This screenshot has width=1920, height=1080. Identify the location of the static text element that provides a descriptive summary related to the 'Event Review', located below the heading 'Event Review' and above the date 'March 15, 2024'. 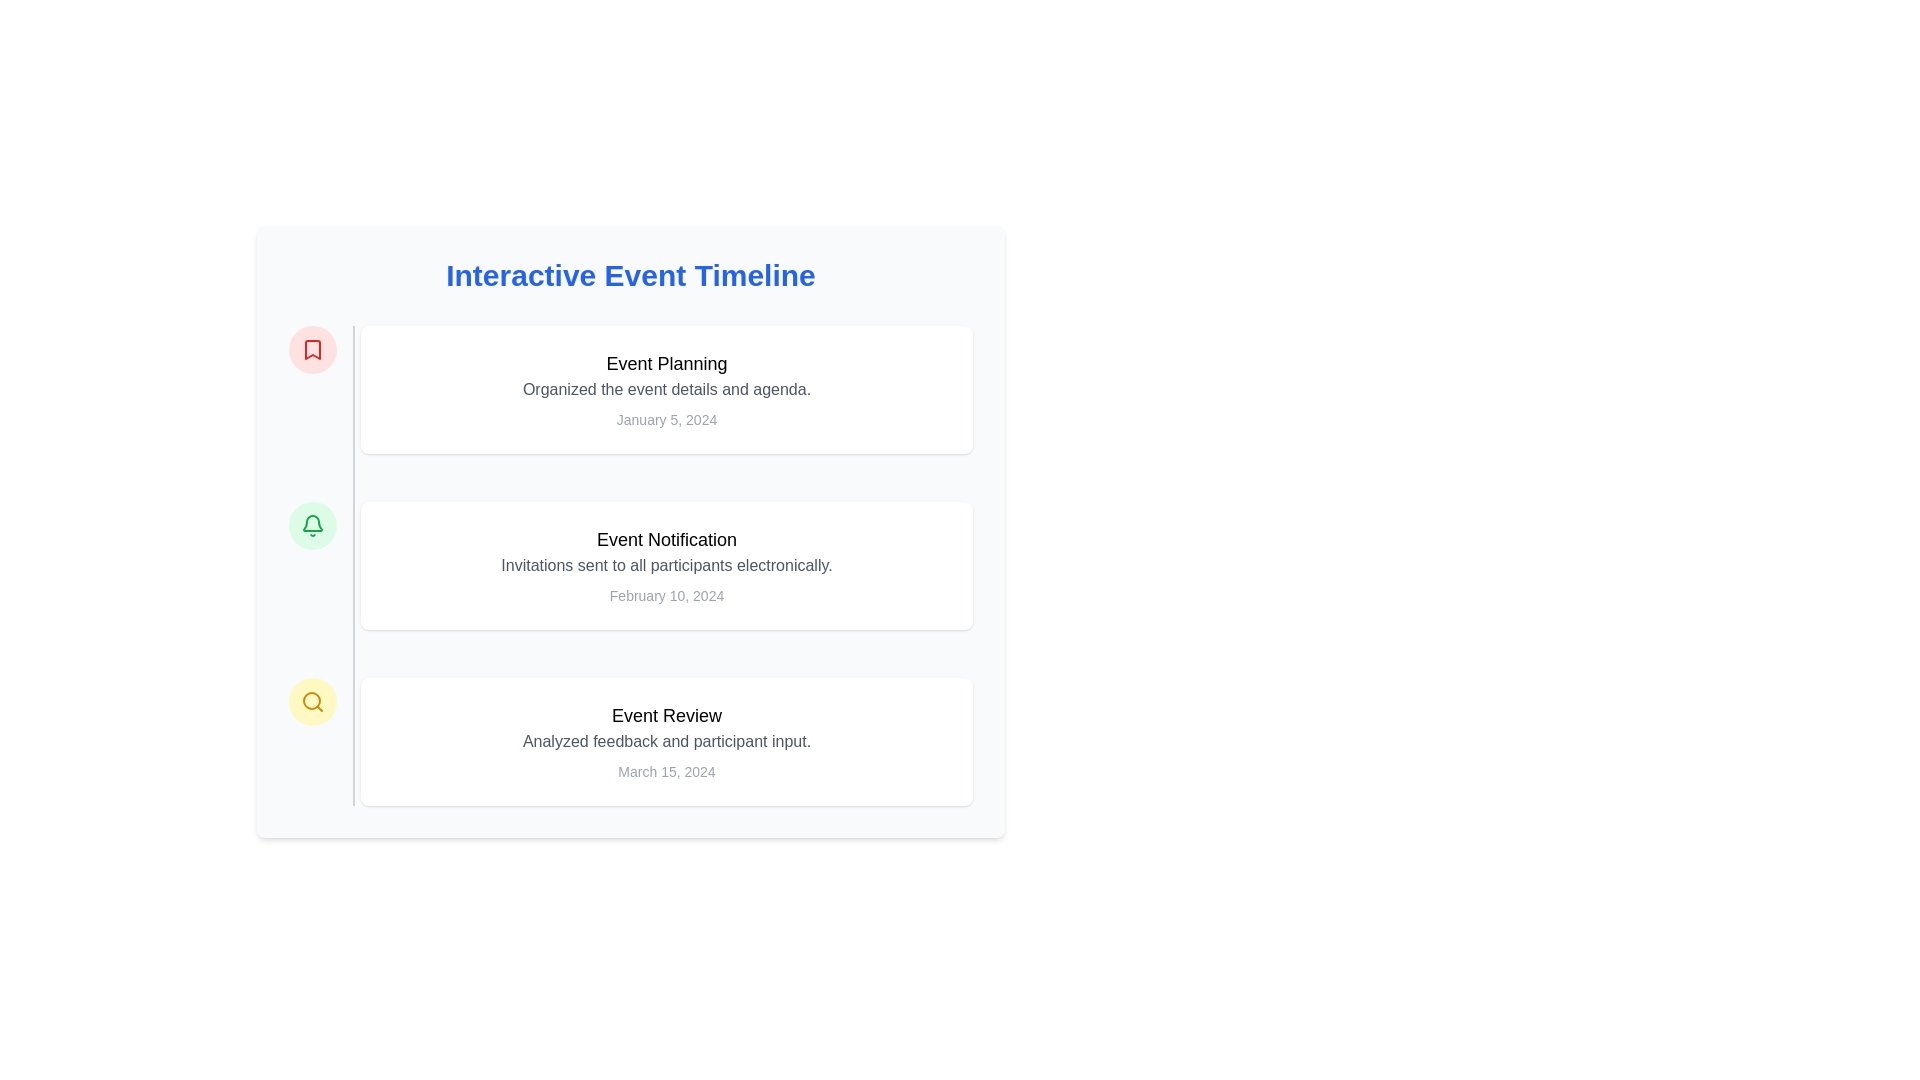
(667, 741).